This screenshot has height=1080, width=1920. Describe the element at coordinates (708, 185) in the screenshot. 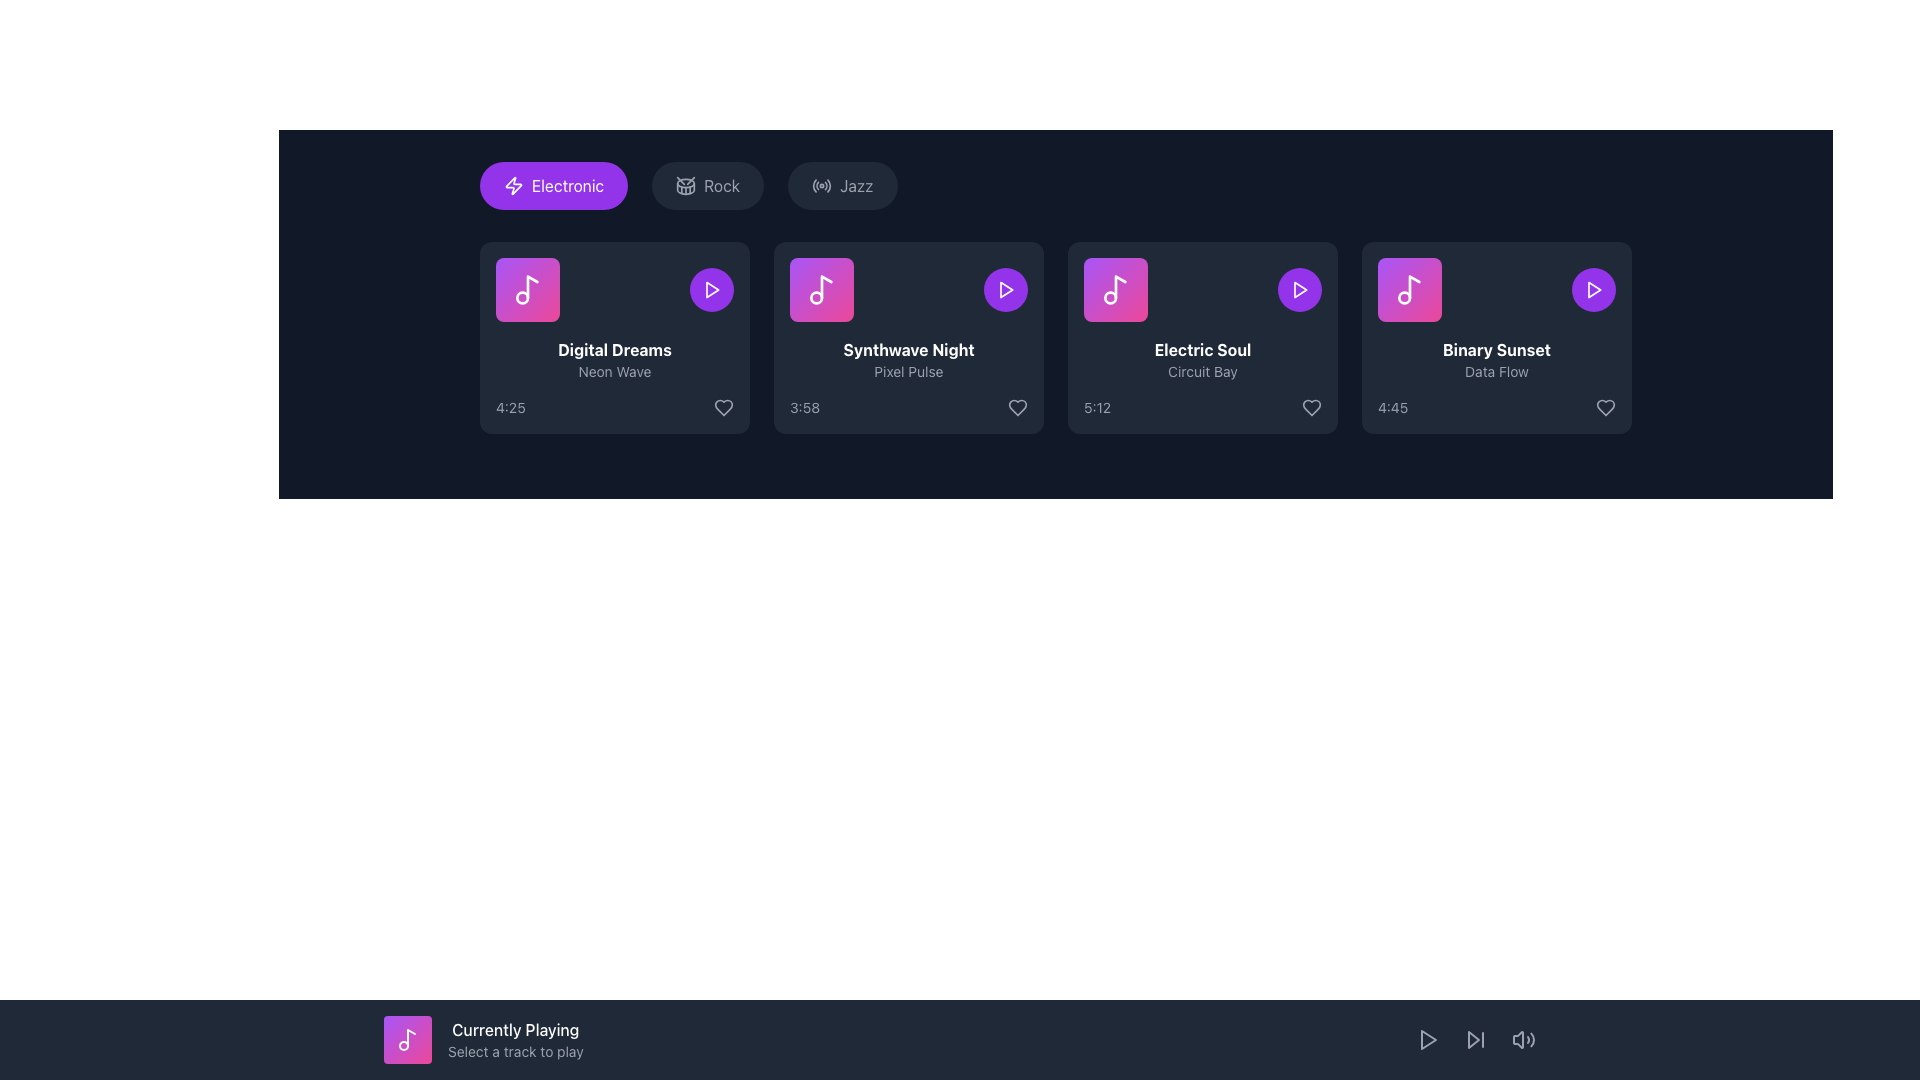

I see `the 'Rock' genre button located in the center of the horizontal navigation bar, positioned between 'Electronic' and 'Jazz' buttons` at that location.